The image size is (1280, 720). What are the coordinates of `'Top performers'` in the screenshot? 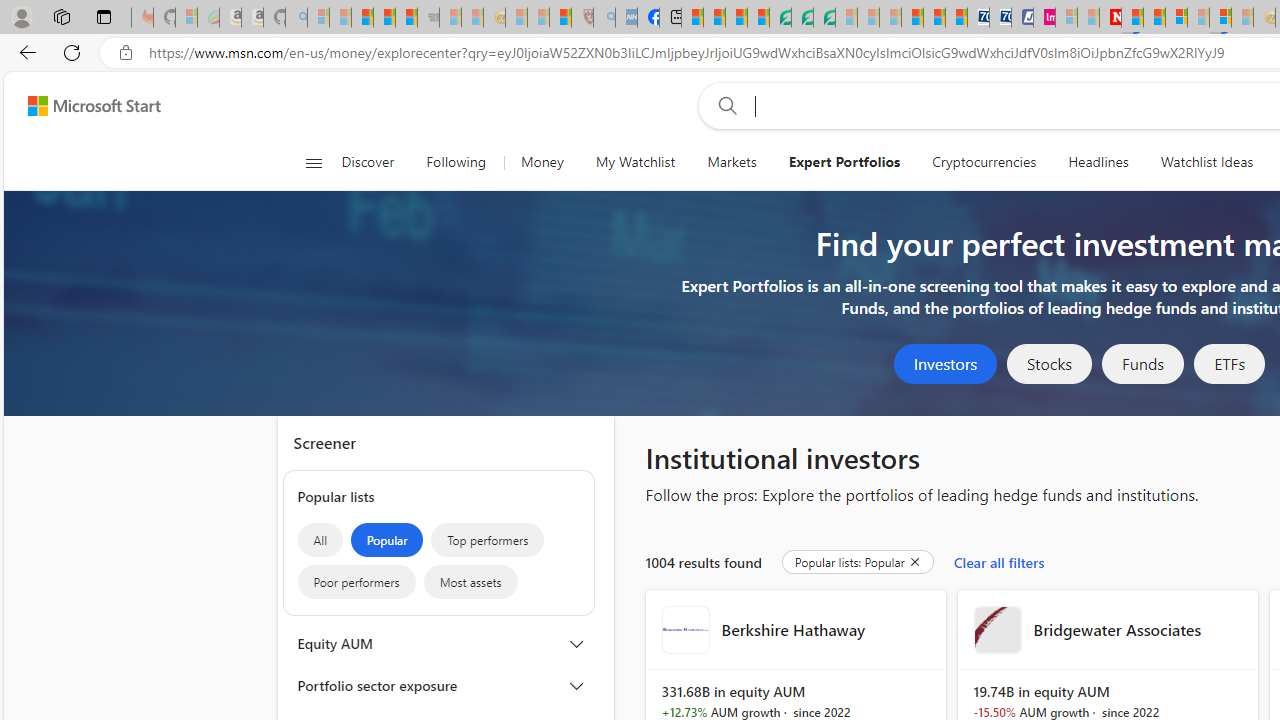 It's located at (488, 540).